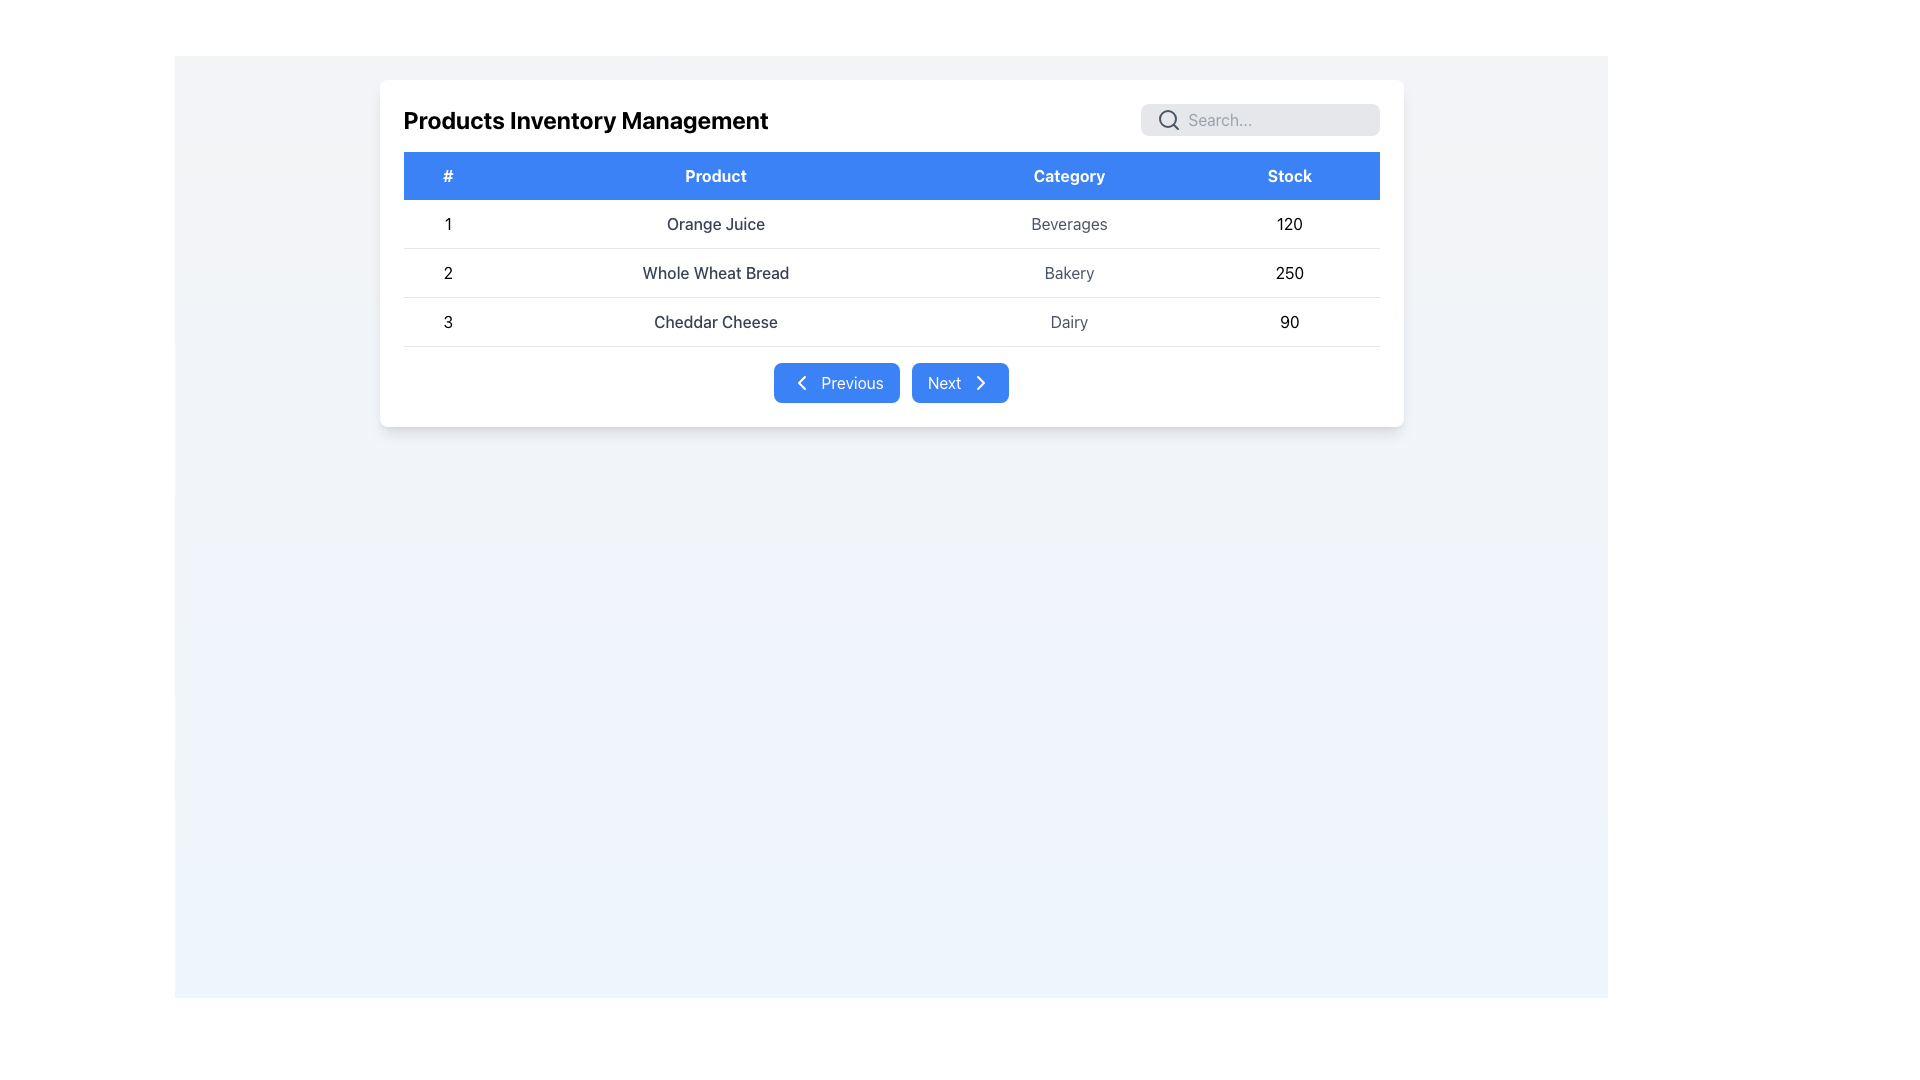  Describe the element at coordinates (801, 382) in the screenshot. I see `the 'Previous' button icon that navigates to the previous page, which is located at the bottom center of the user interface` at that location.